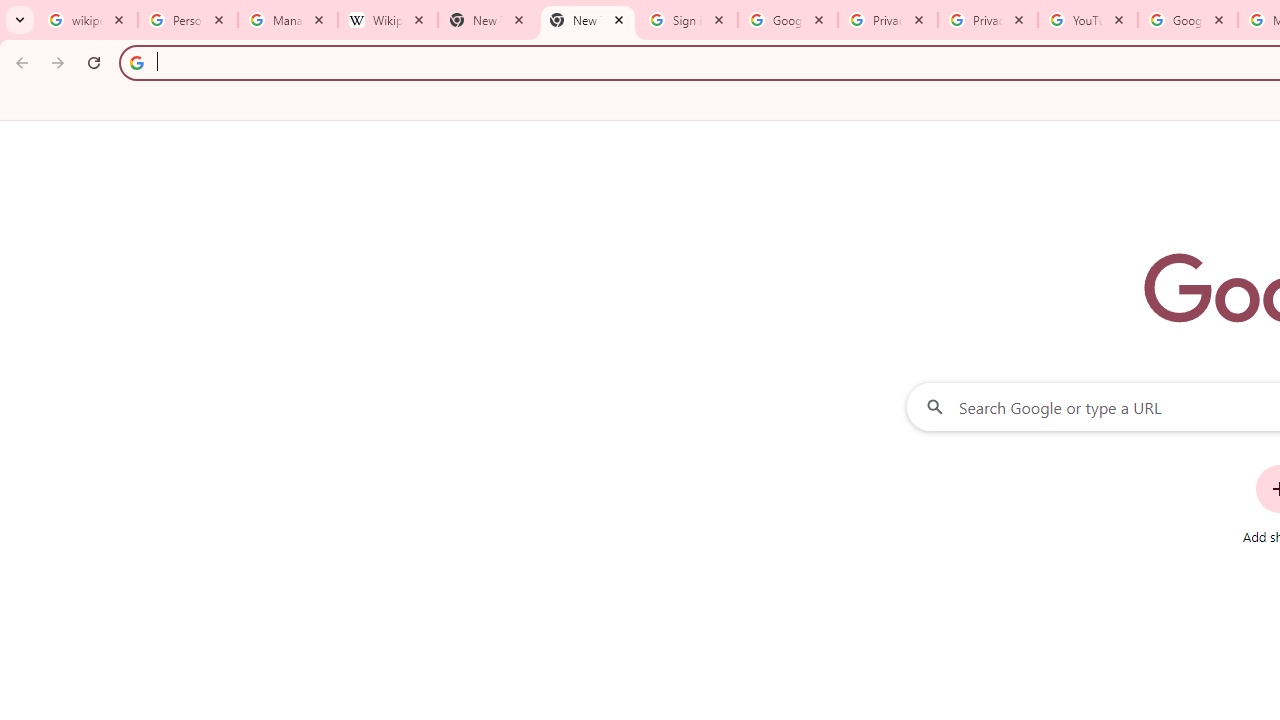 This screenshot has height=720, width=1280. I want to click on 'Manage your Location History - Google Search Help', so click(287, 20).